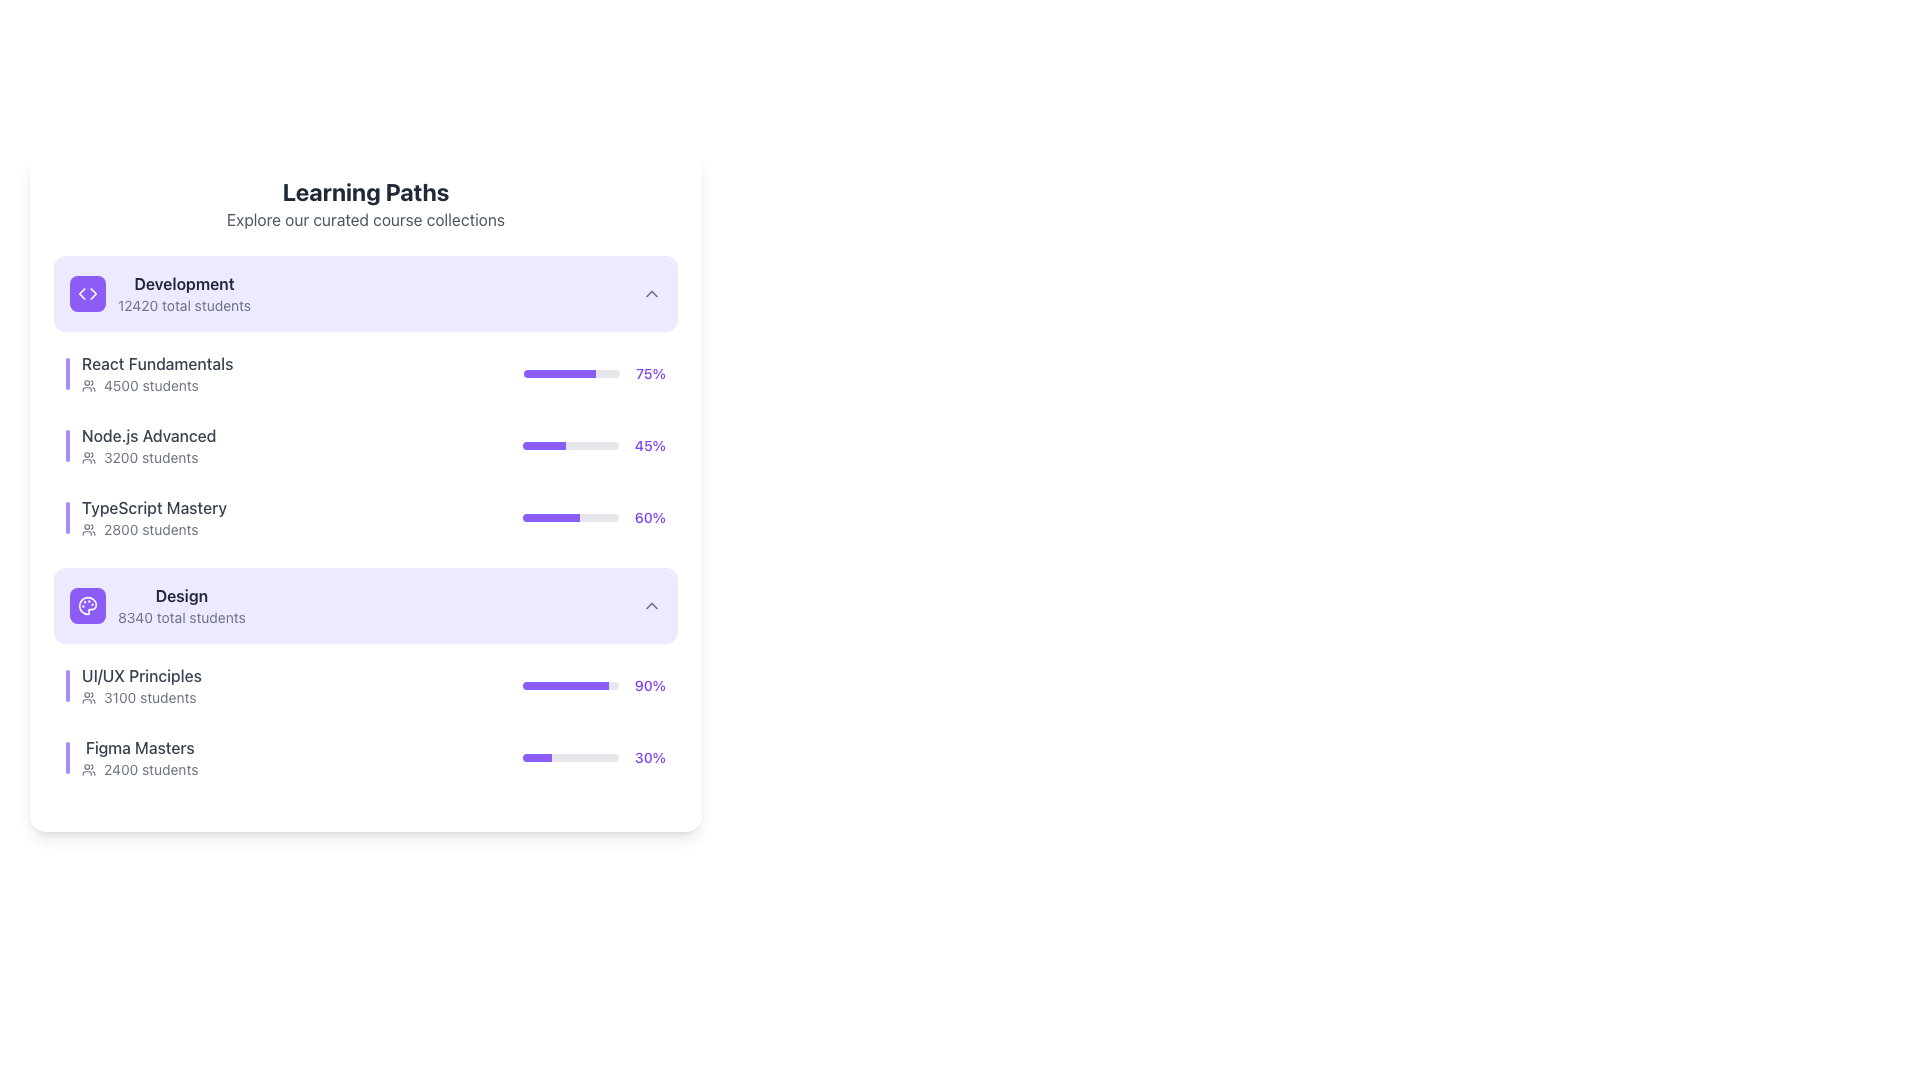 The image size is (1920, 1080). What do you see at coordinates (571, 374) in the screenshot?
I see `the topmost progress bar in the 'Development' section that visually represents the completion percentage of 'React Fundamentals' with a label of '75%'` at bounding box center [571, 374].